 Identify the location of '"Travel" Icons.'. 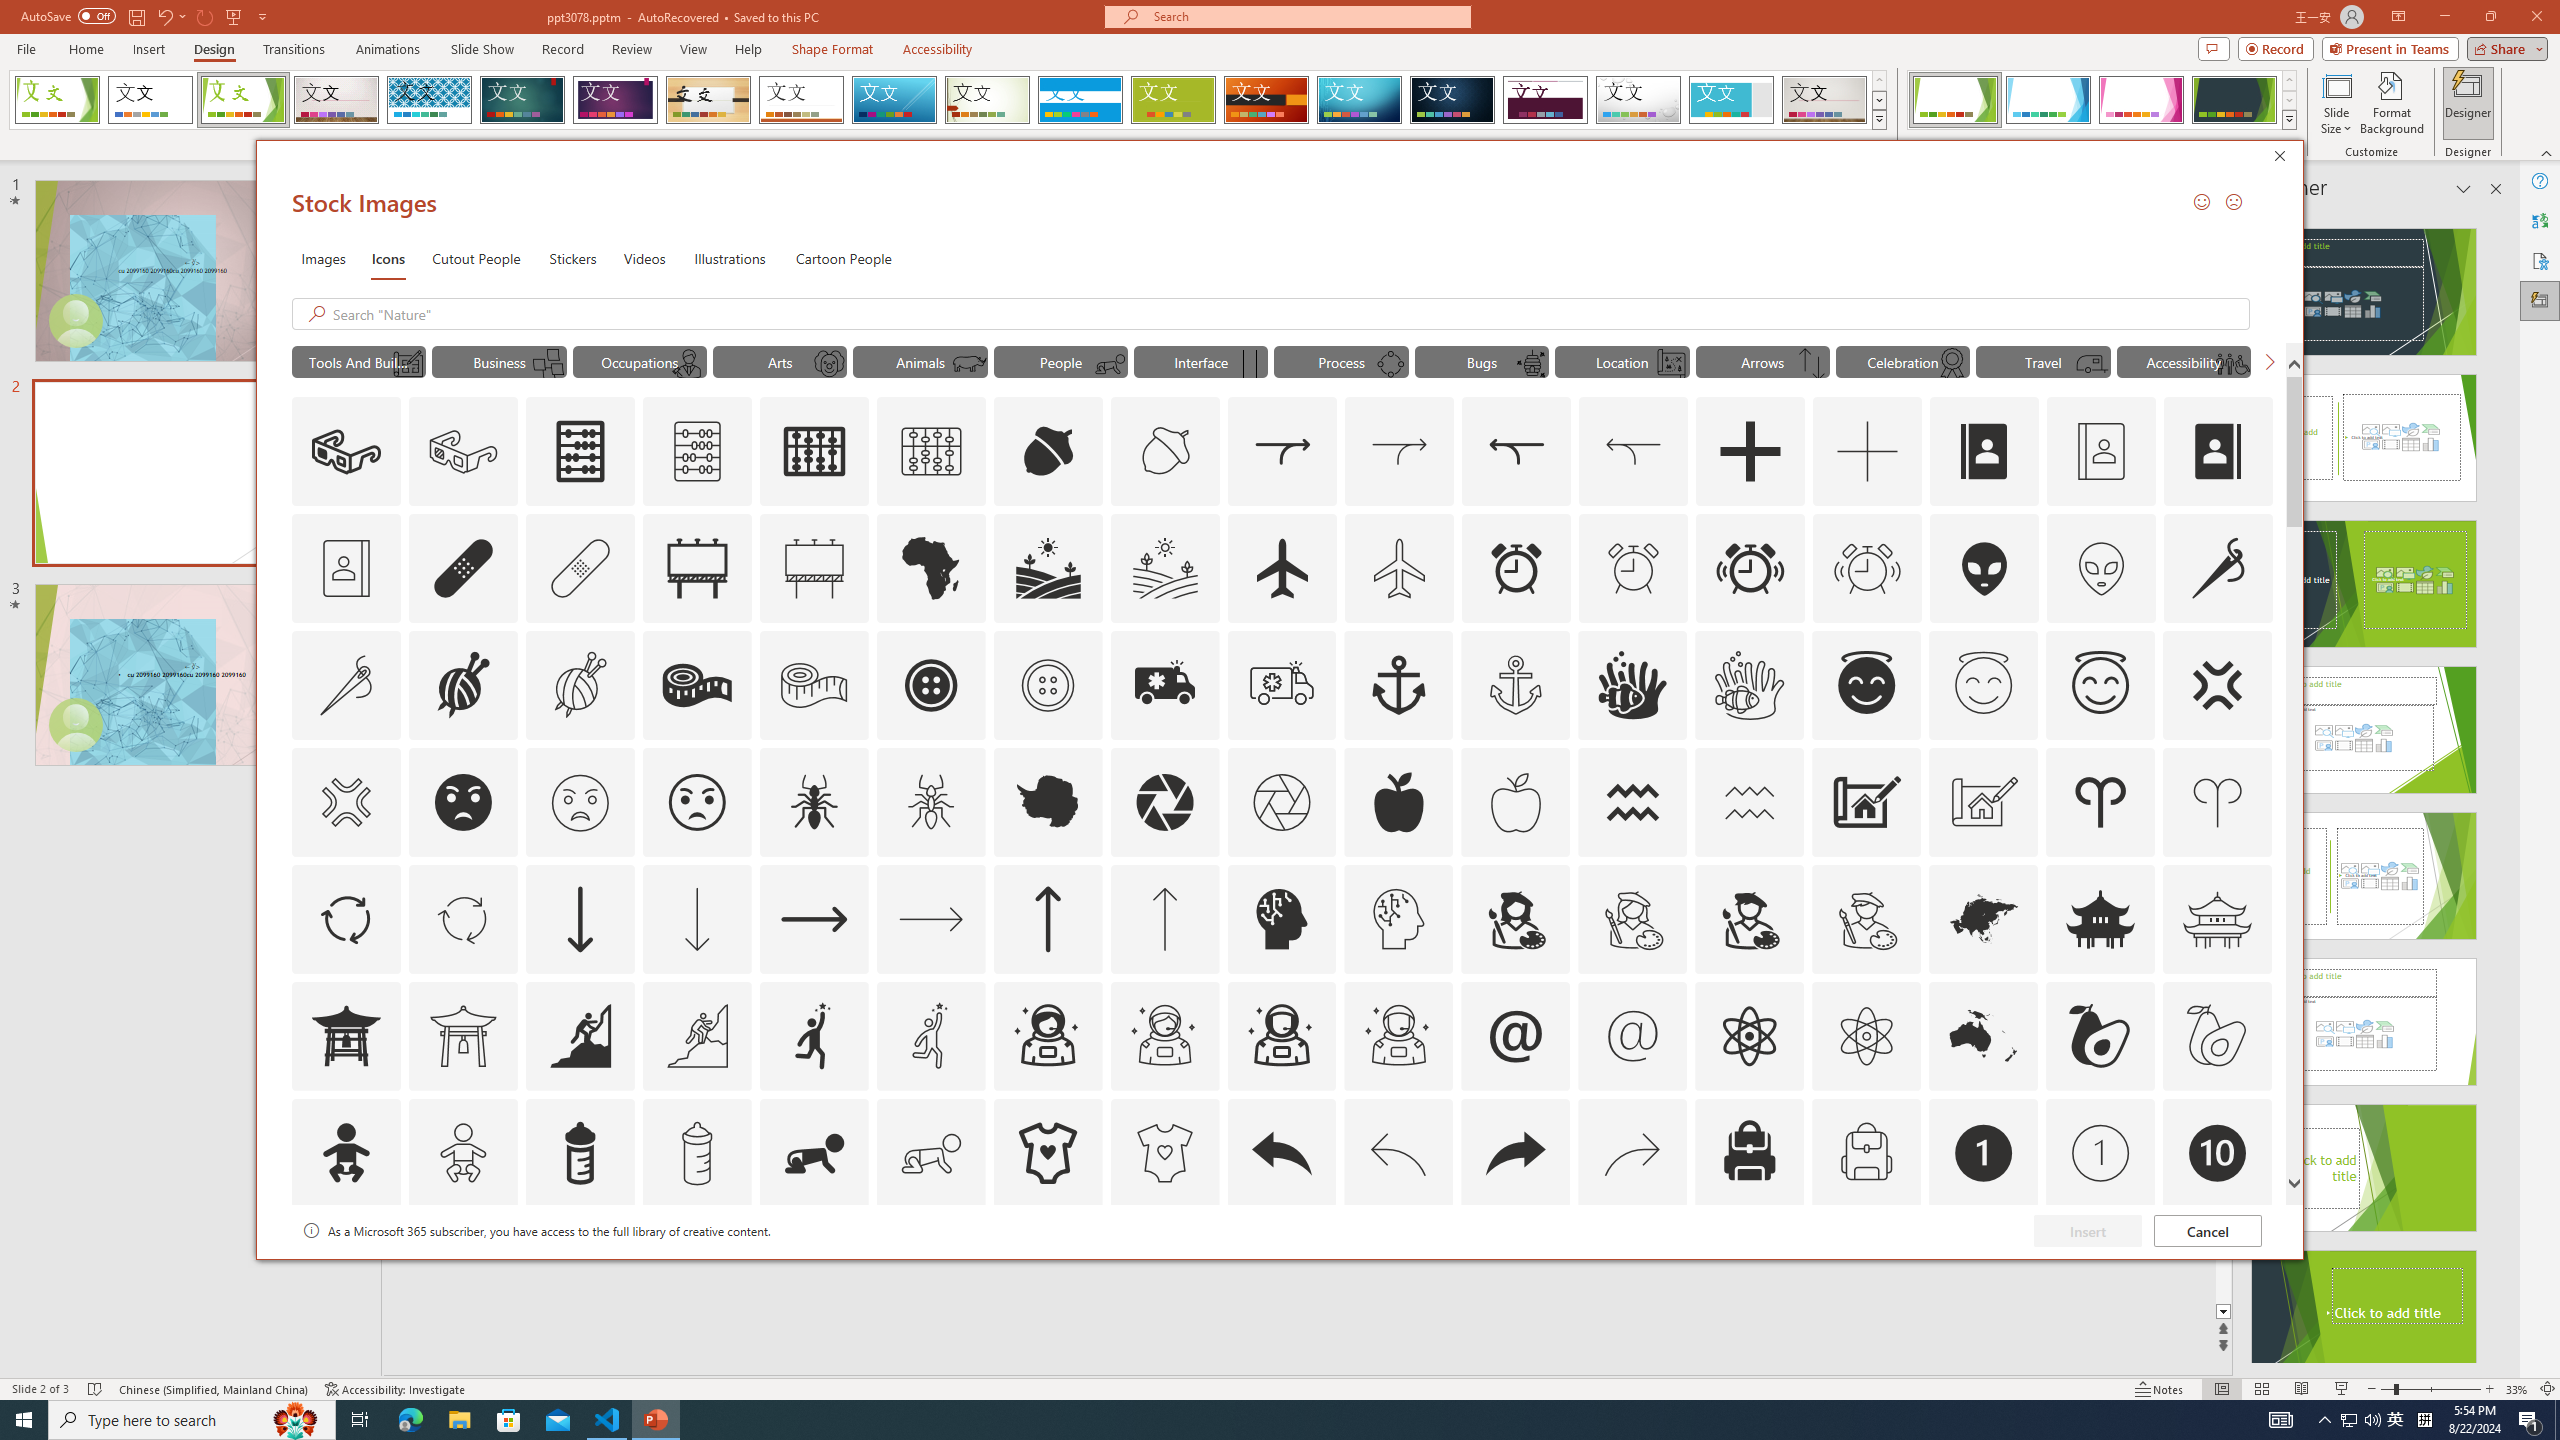
(2043, 360).